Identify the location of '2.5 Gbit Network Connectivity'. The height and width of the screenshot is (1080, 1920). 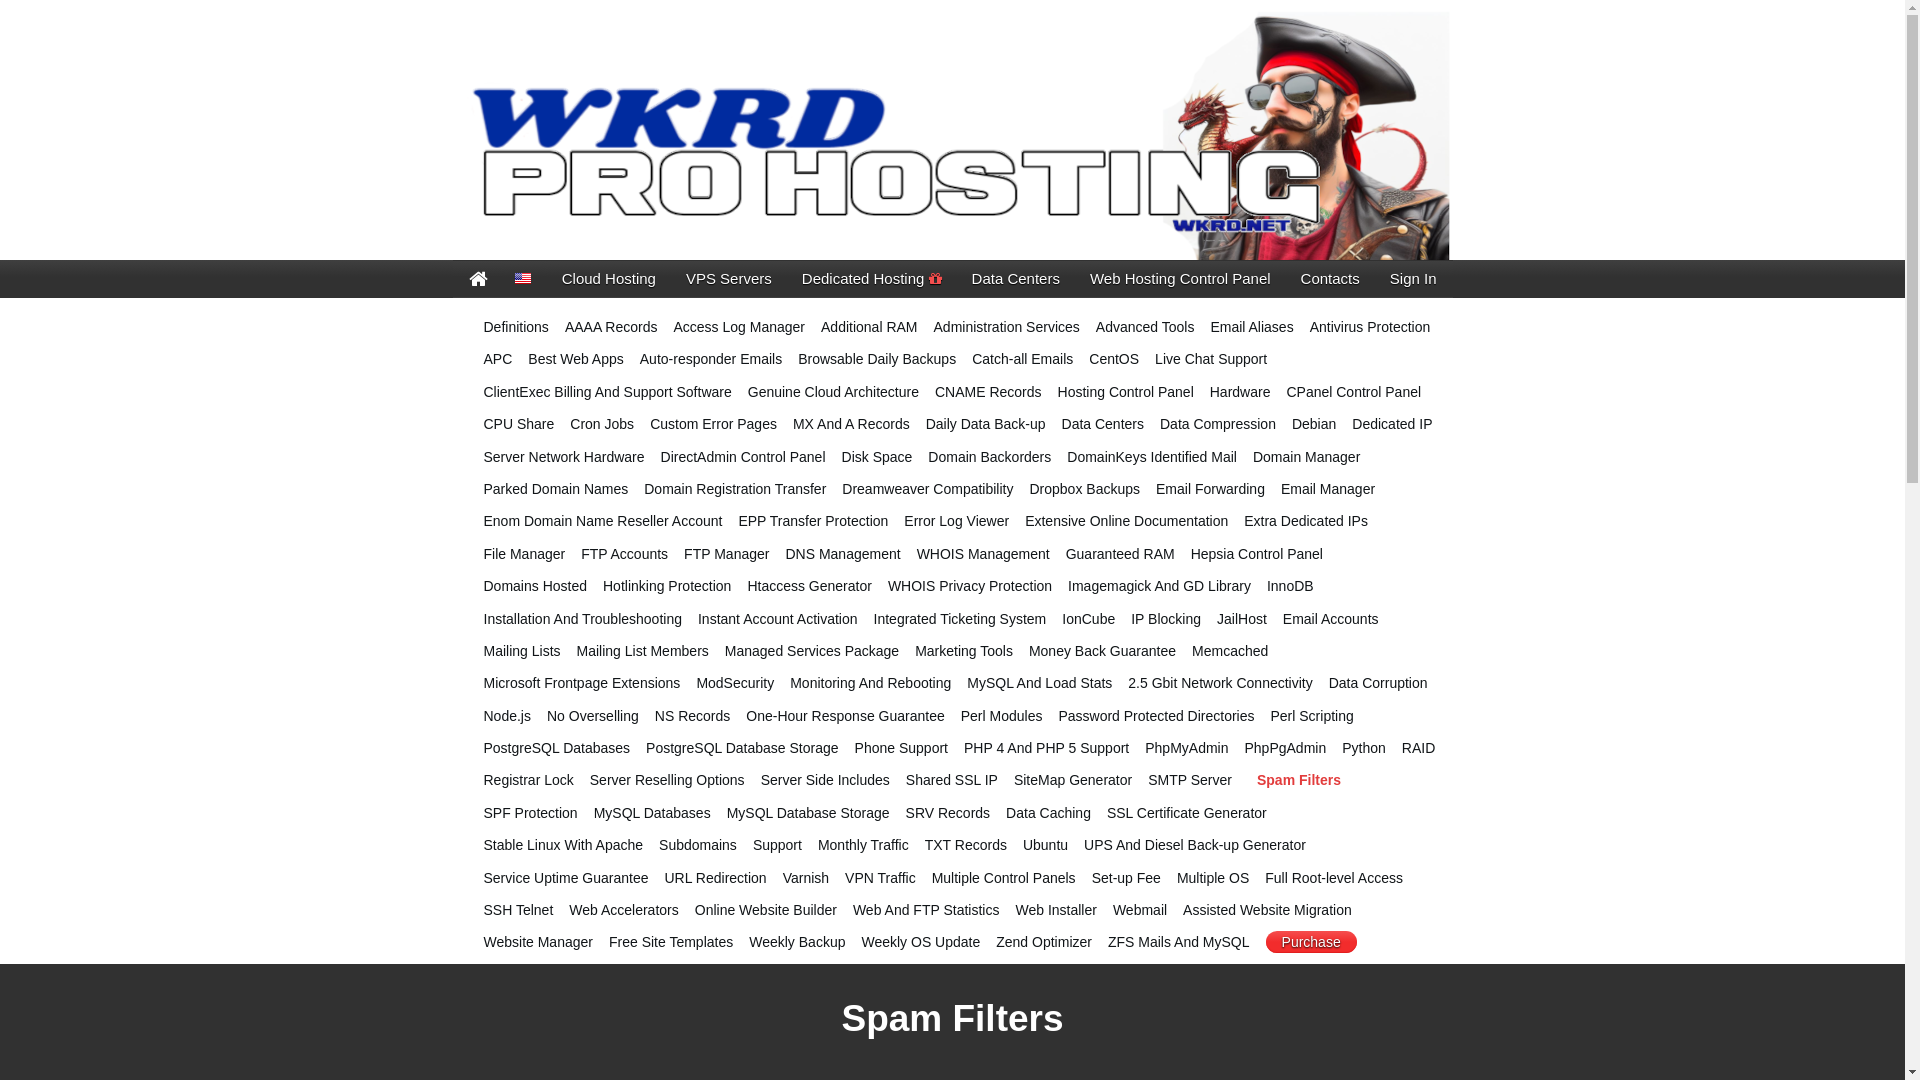
(1128, 681).